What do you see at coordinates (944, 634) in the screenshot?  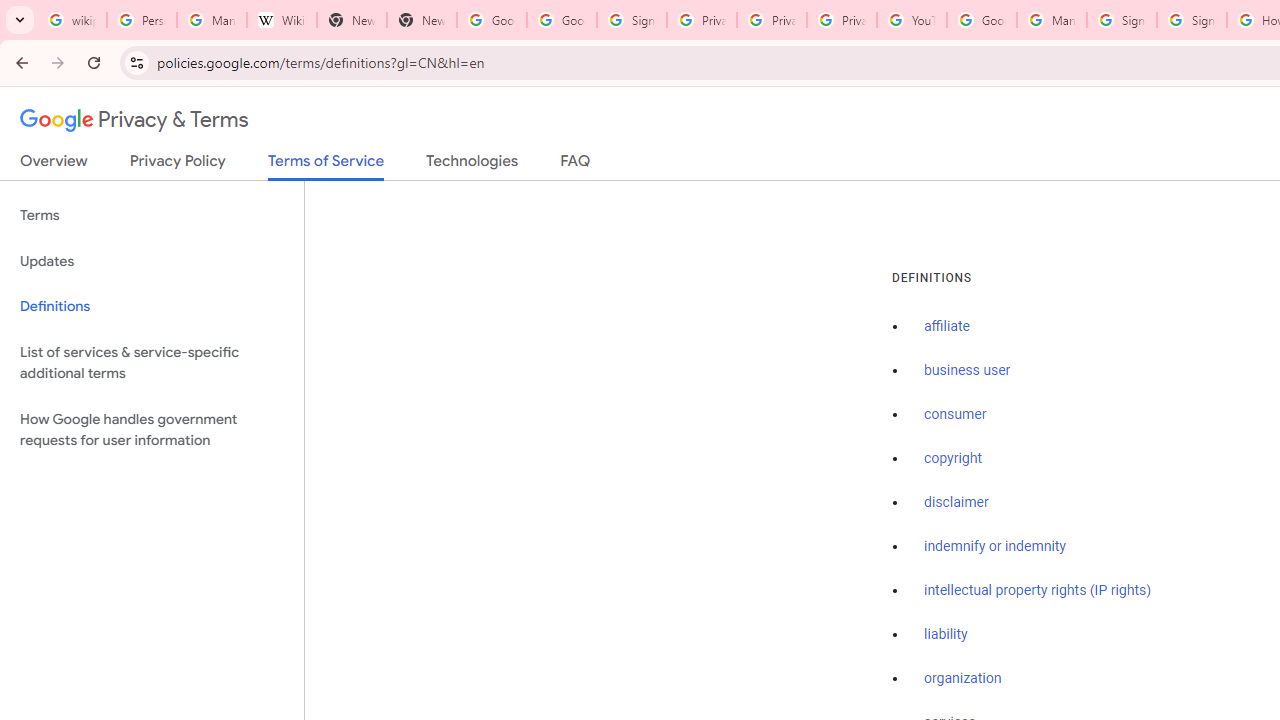 I see `'liability'` at bounding box center [944, 634].